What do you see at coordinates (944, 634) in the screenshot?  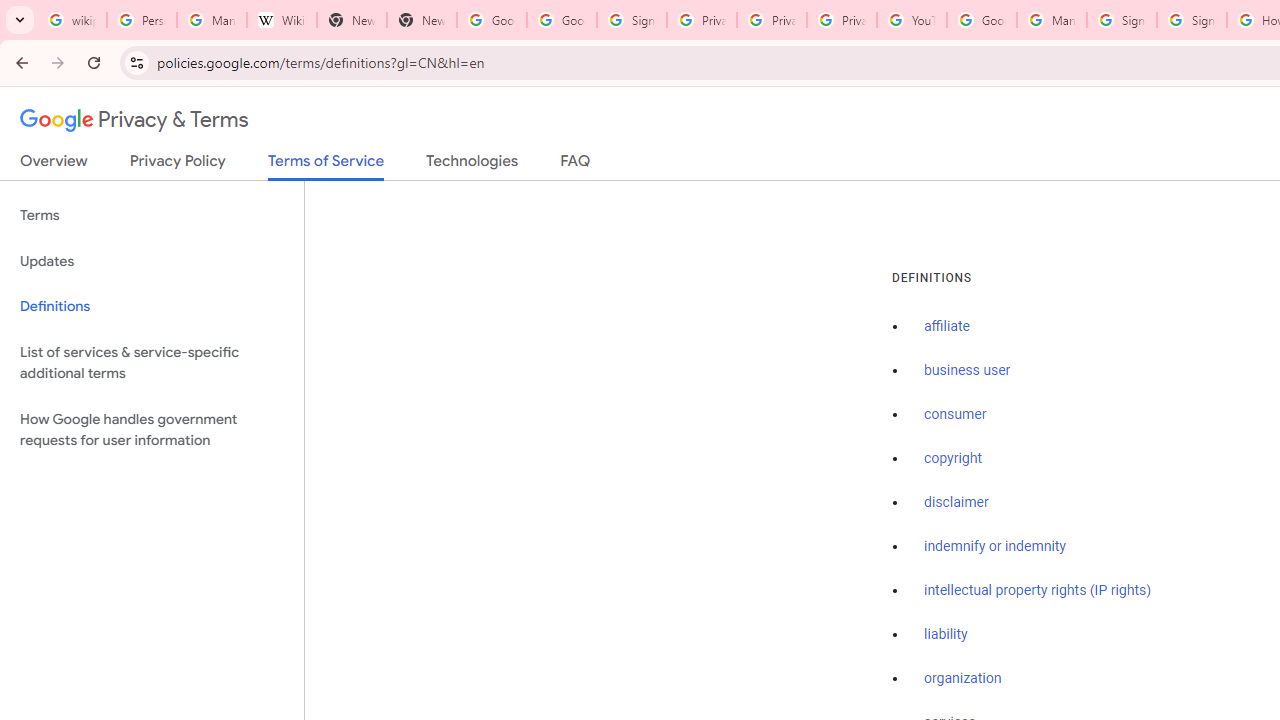 I see `'liability'` at bounding box center [944, 634].